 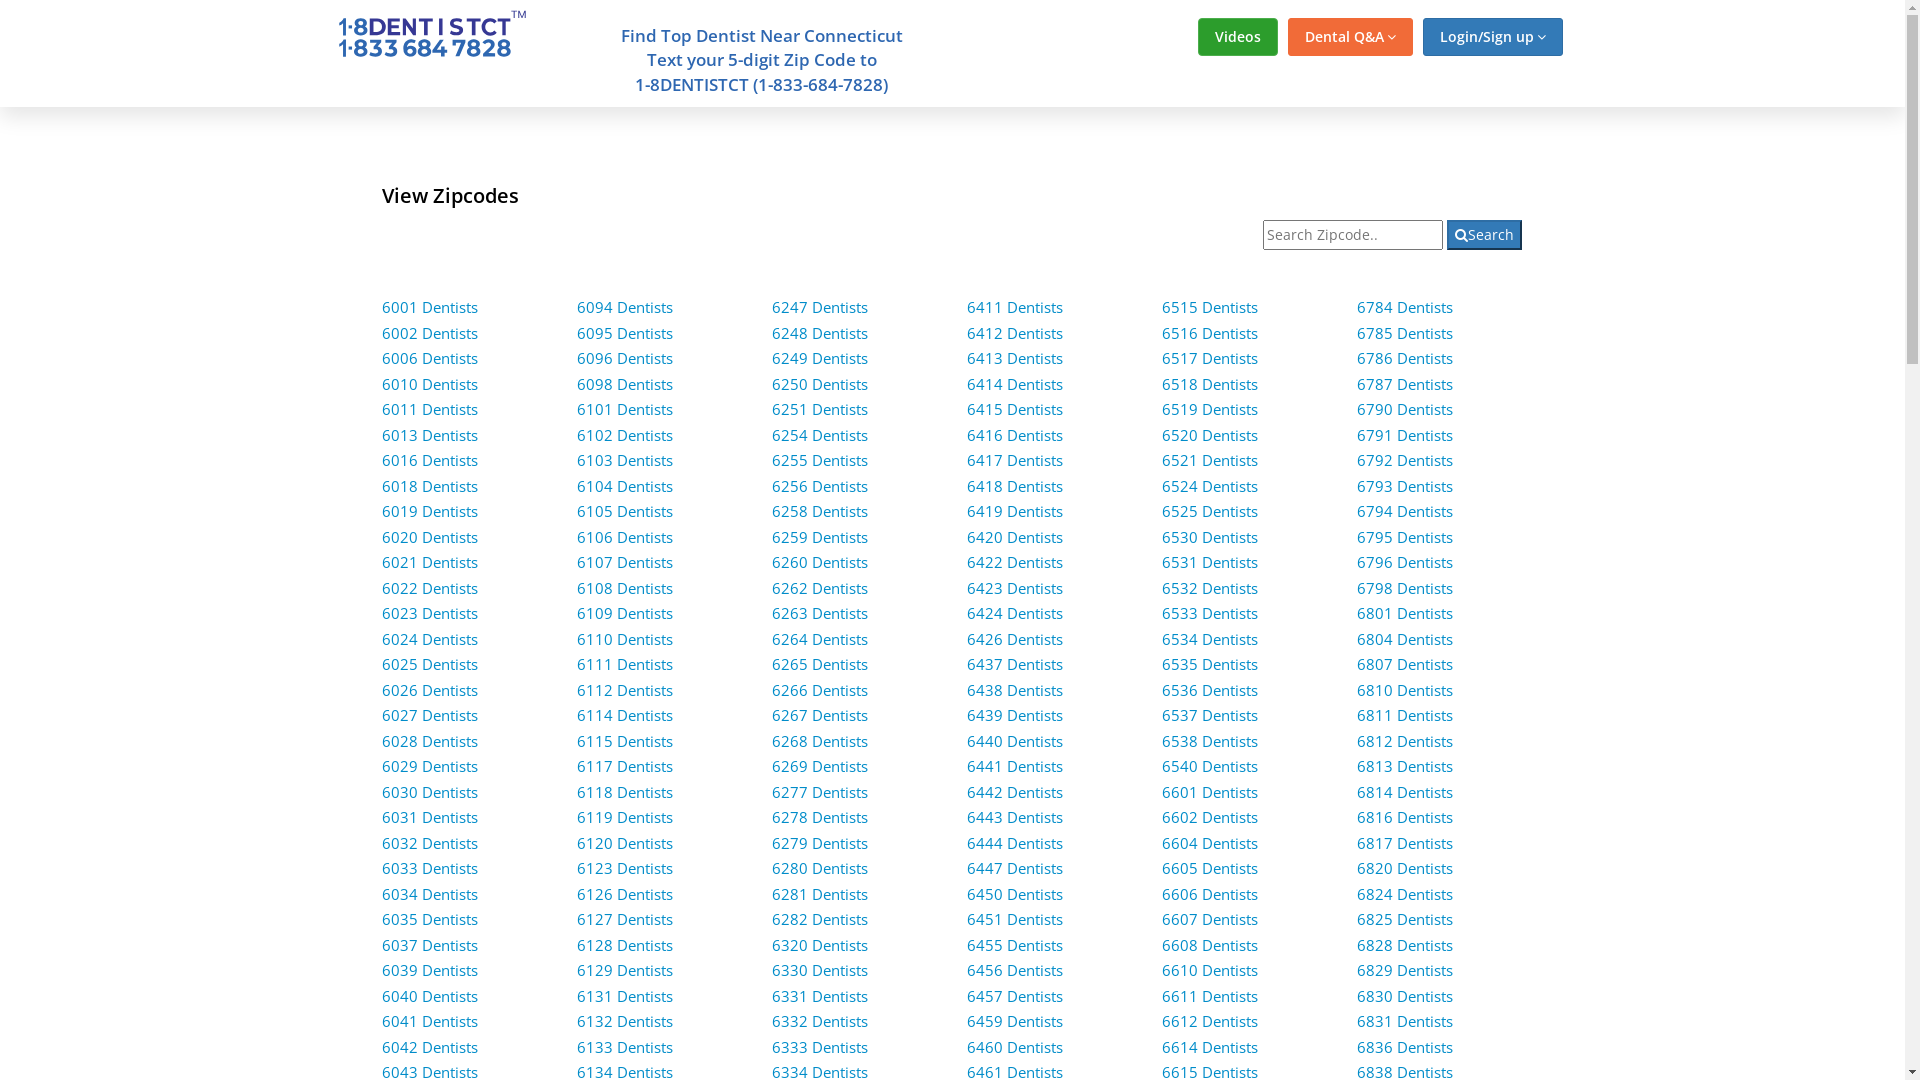 I want to click on '6035 Dentists', so click(x=429, y=918).